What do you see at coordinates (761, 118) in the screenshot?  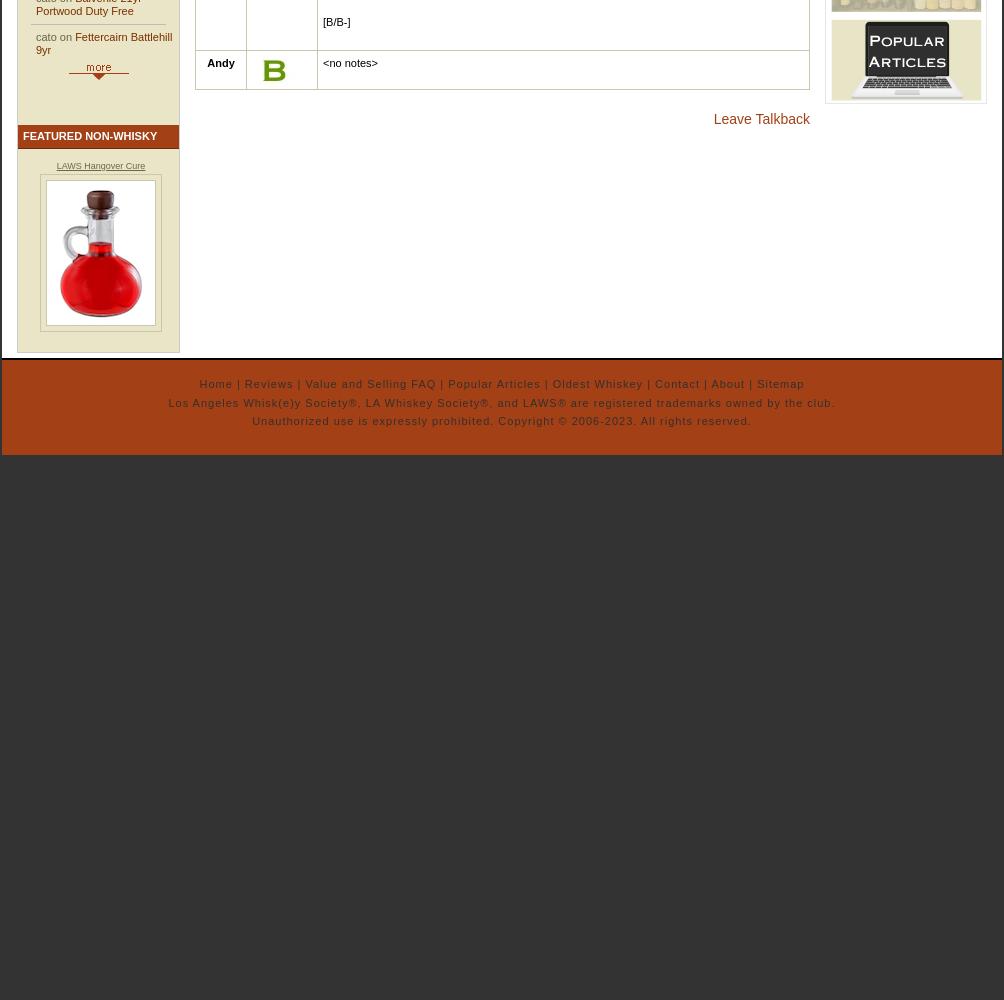 I see `'Leave Talkback'` at bounding box center [761, 118].